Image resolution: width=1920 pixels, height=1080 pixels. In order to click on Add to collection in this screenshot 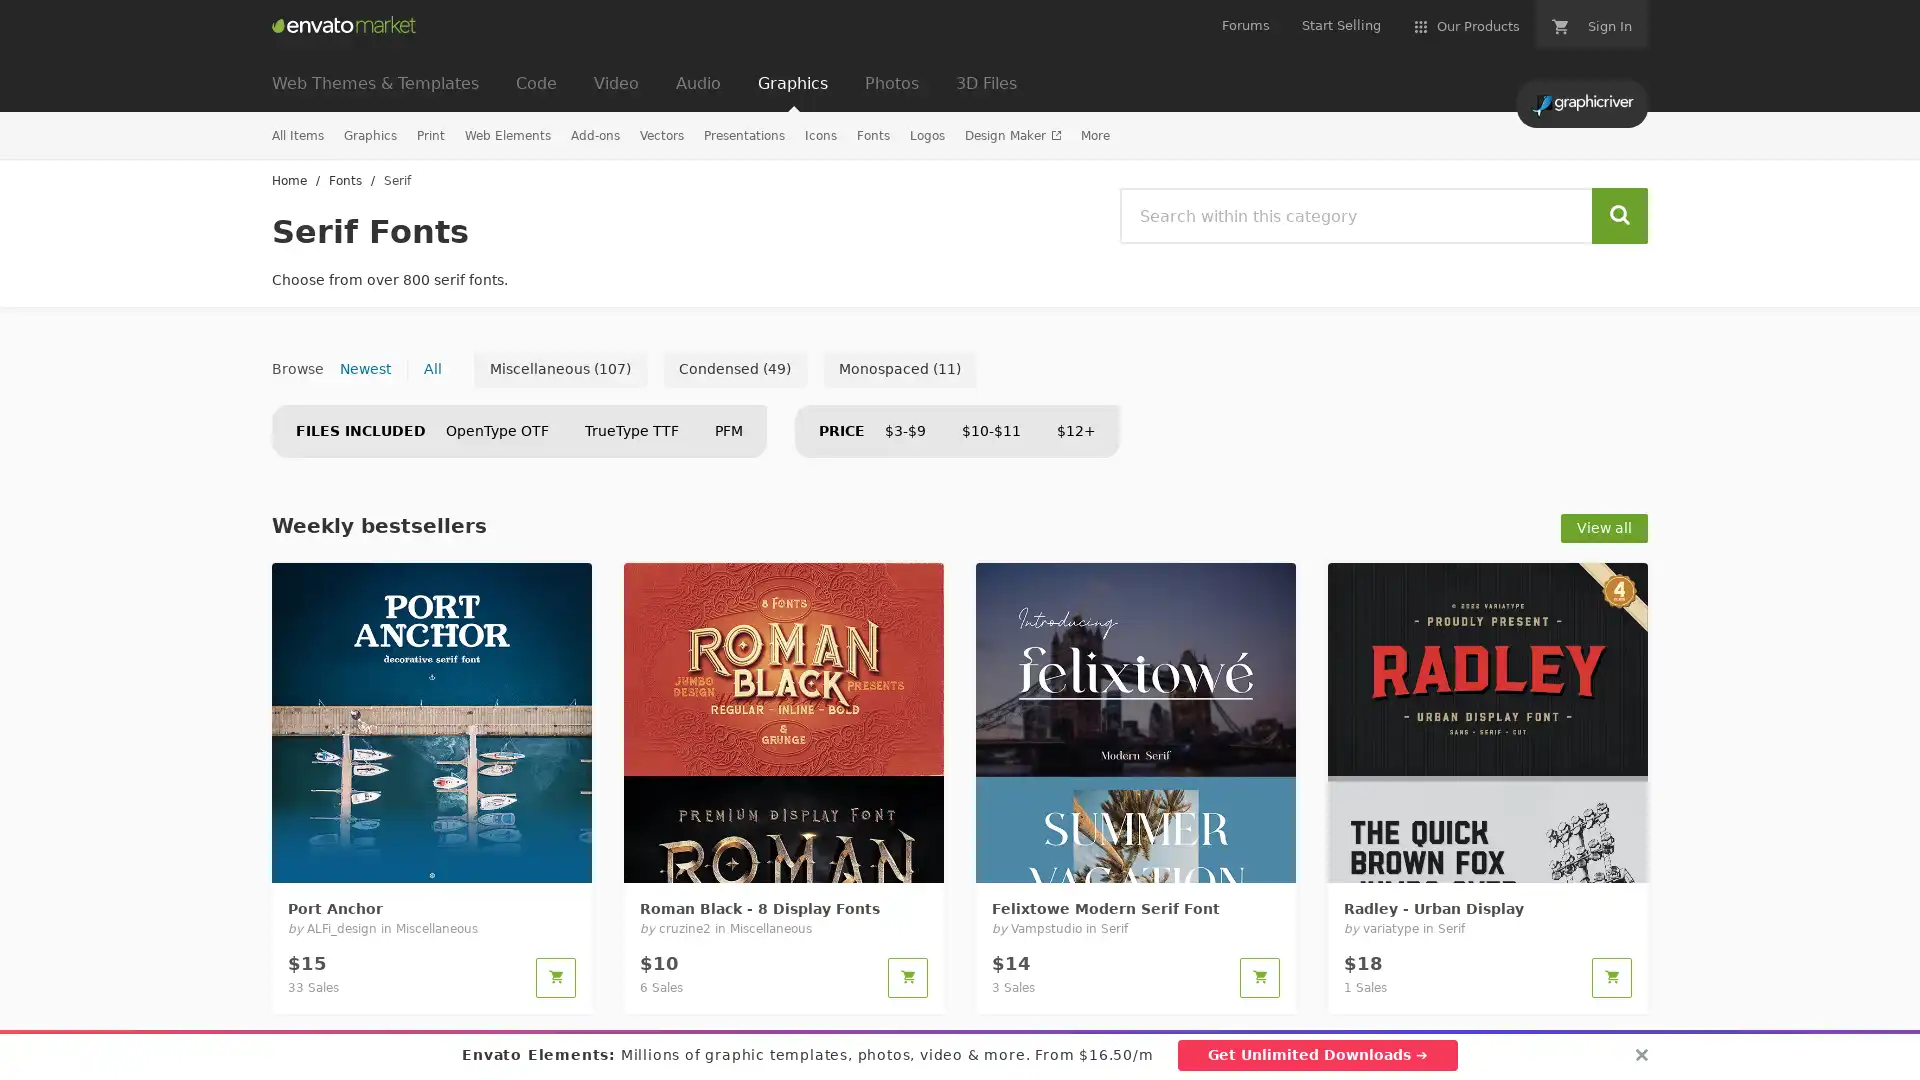, I will do `click(1568, 855)`.